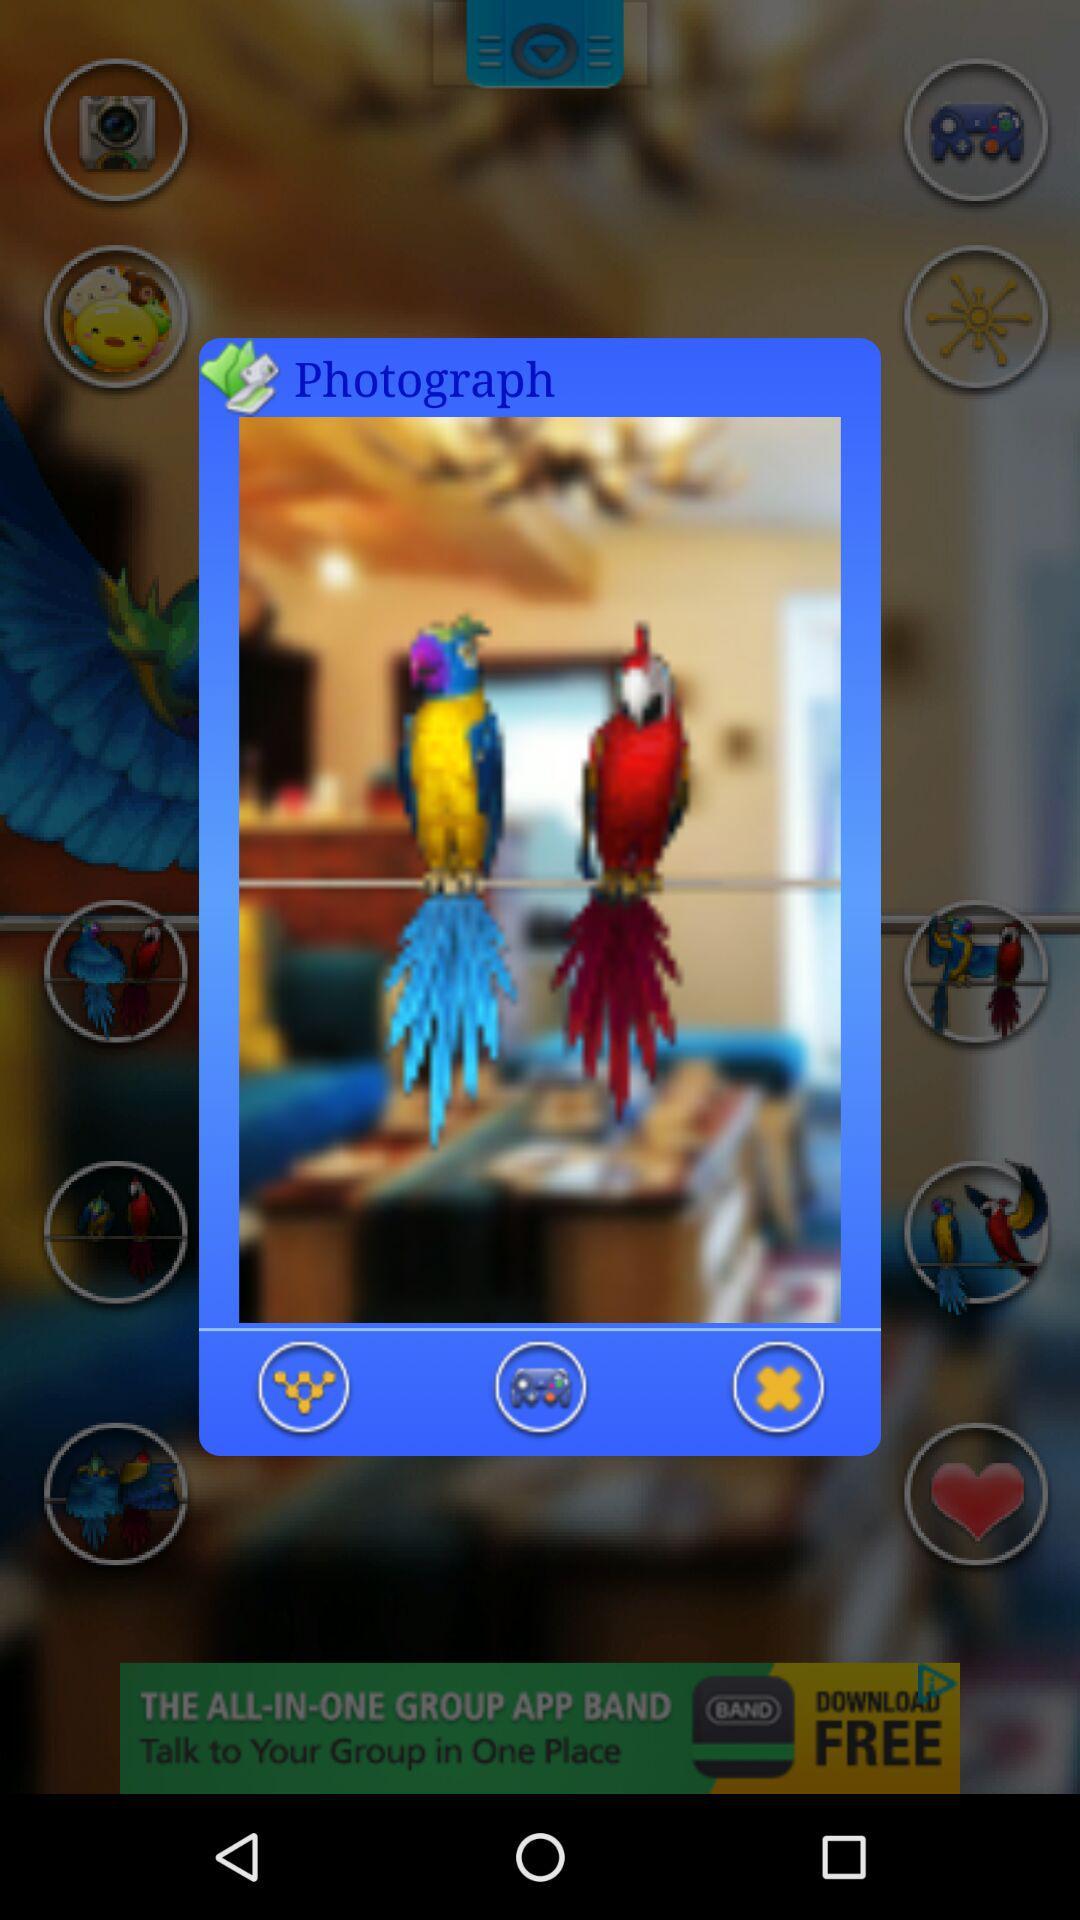  I want to click on exit, so click(776, 1389).